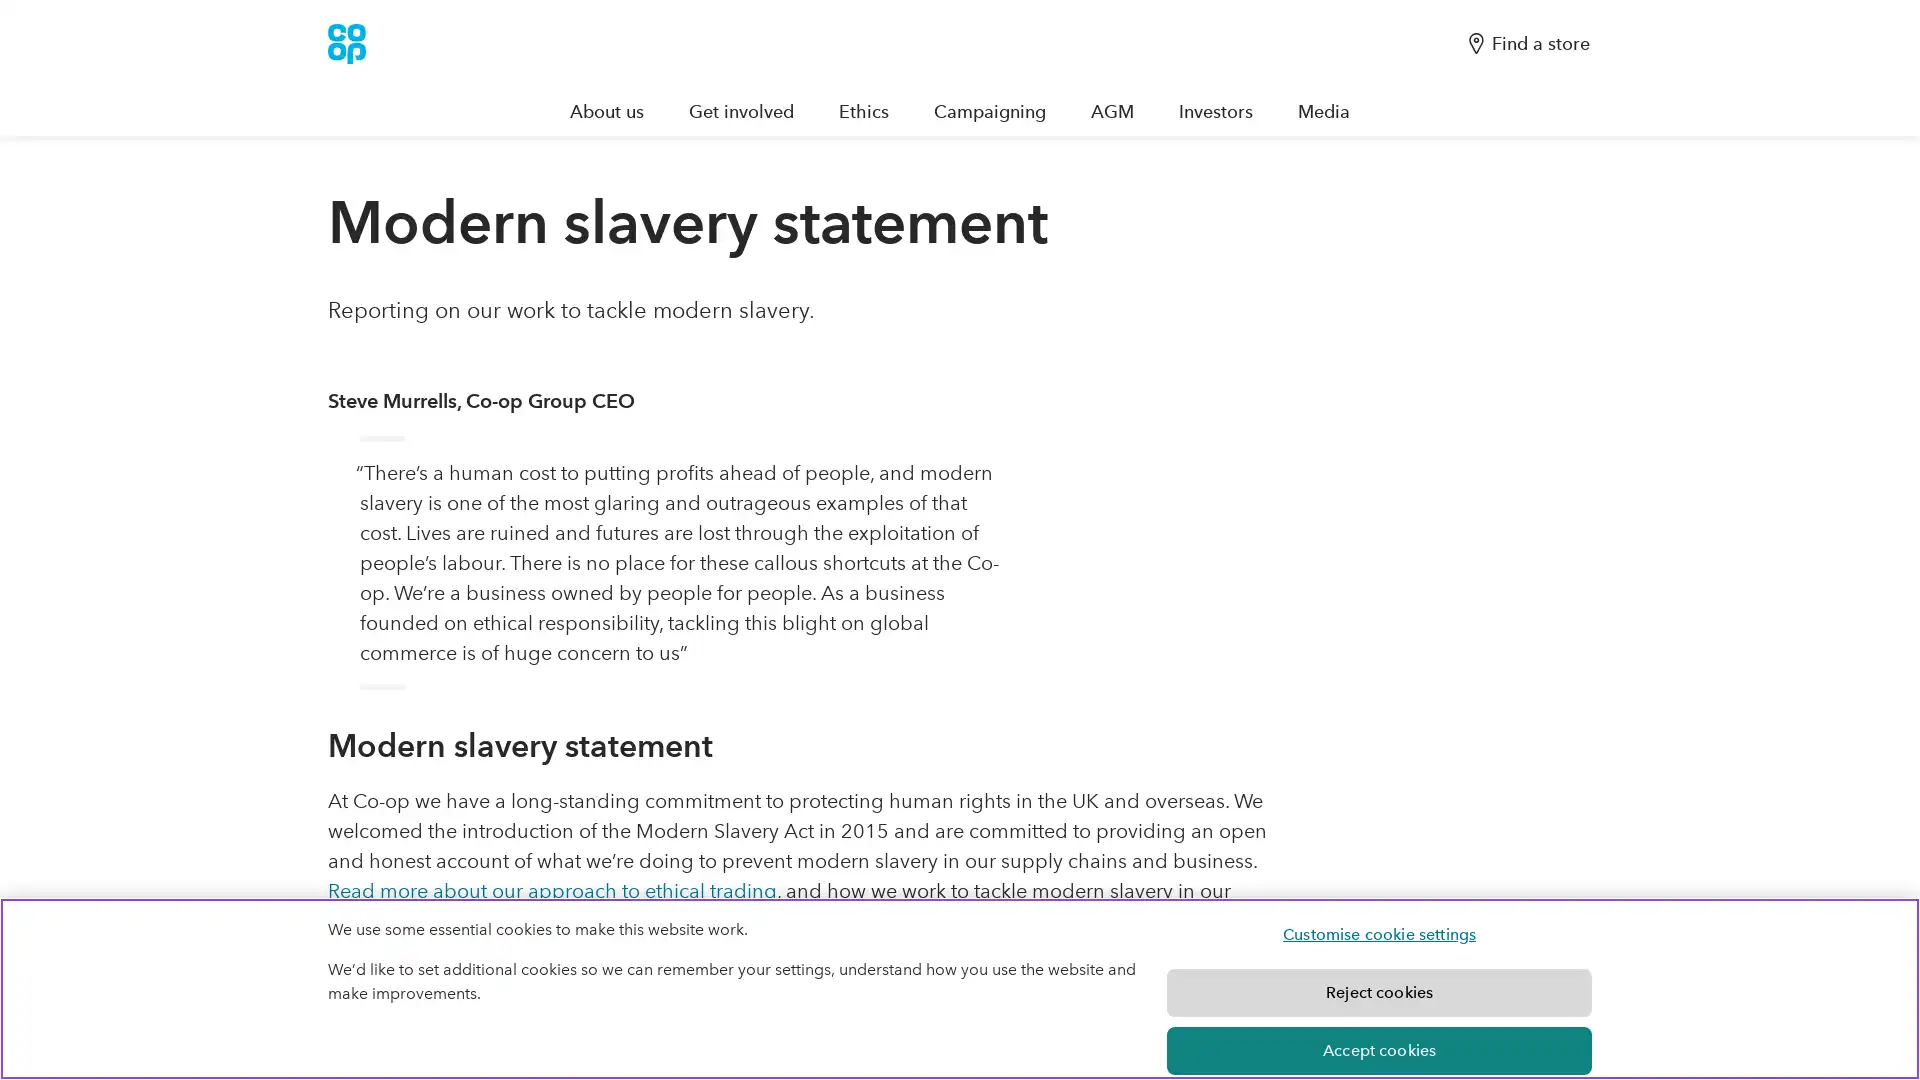 Image resolution: width=1920 pixels, height=1080 pixels. What do you see at coordinates (1377, 1049) in the screenshot?
I see `Accept cookies` at bounding box center [1377, 1049].